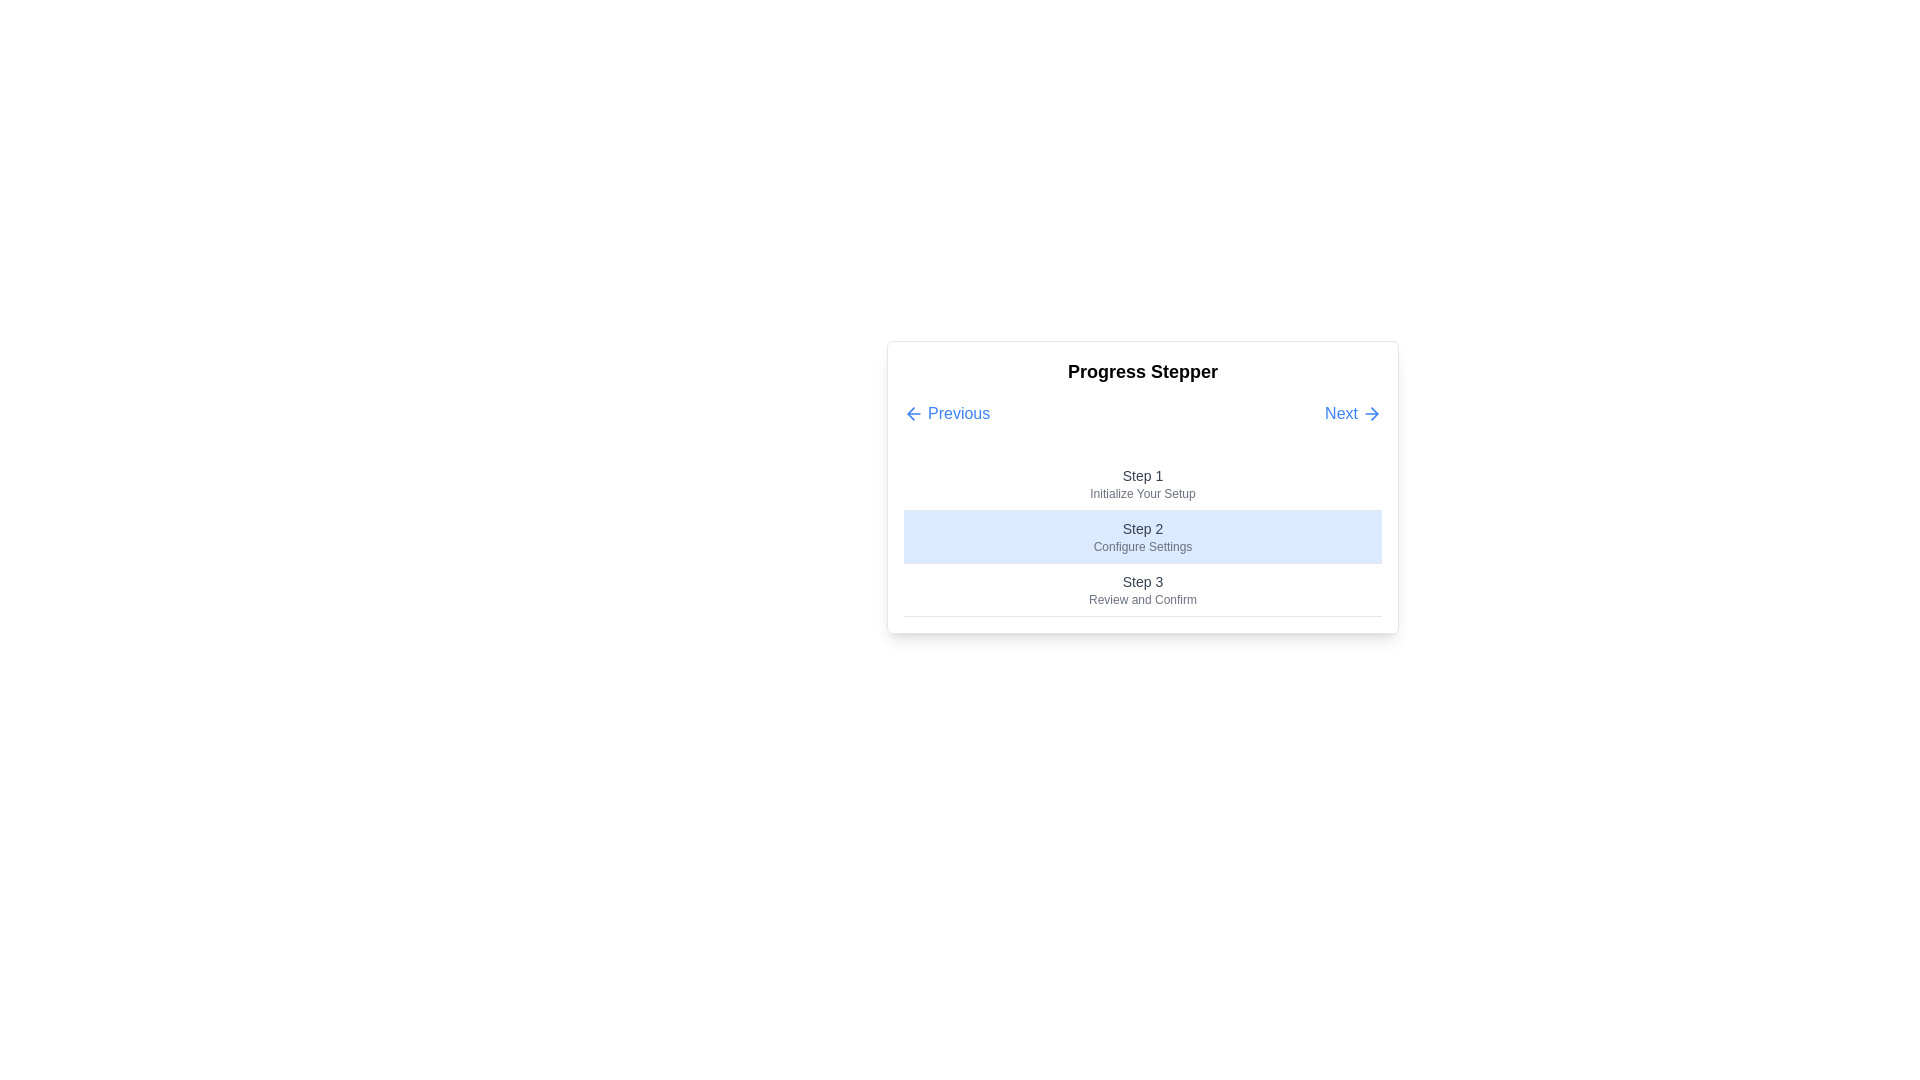  What do you see at coordinates (946, 412) in the screenshot?
I see `the 'Previous' button, which features a leftward arrow icon and is positioned to the left of a 'Next' button` at bounding box center [946, 412].